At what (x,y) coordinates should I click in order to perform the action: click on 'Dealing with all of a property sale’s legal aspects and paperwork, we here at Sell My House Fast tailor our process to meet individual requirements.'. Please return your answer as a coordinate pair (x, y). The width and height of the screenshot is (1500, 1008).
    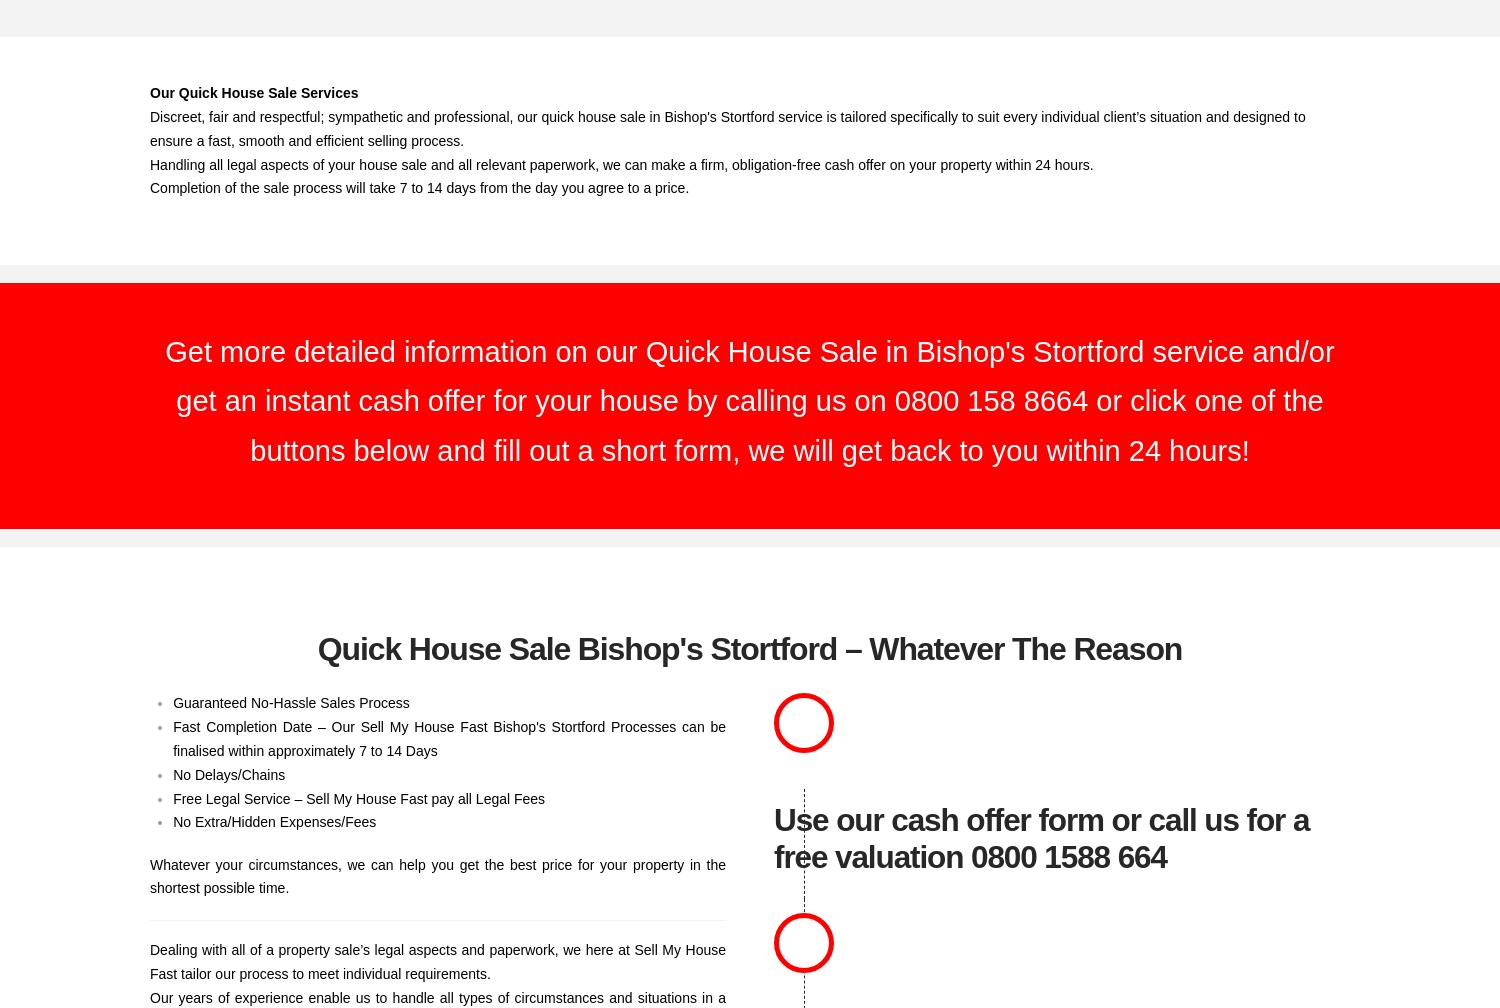
    Looking at the image, I should click on (438, 961).